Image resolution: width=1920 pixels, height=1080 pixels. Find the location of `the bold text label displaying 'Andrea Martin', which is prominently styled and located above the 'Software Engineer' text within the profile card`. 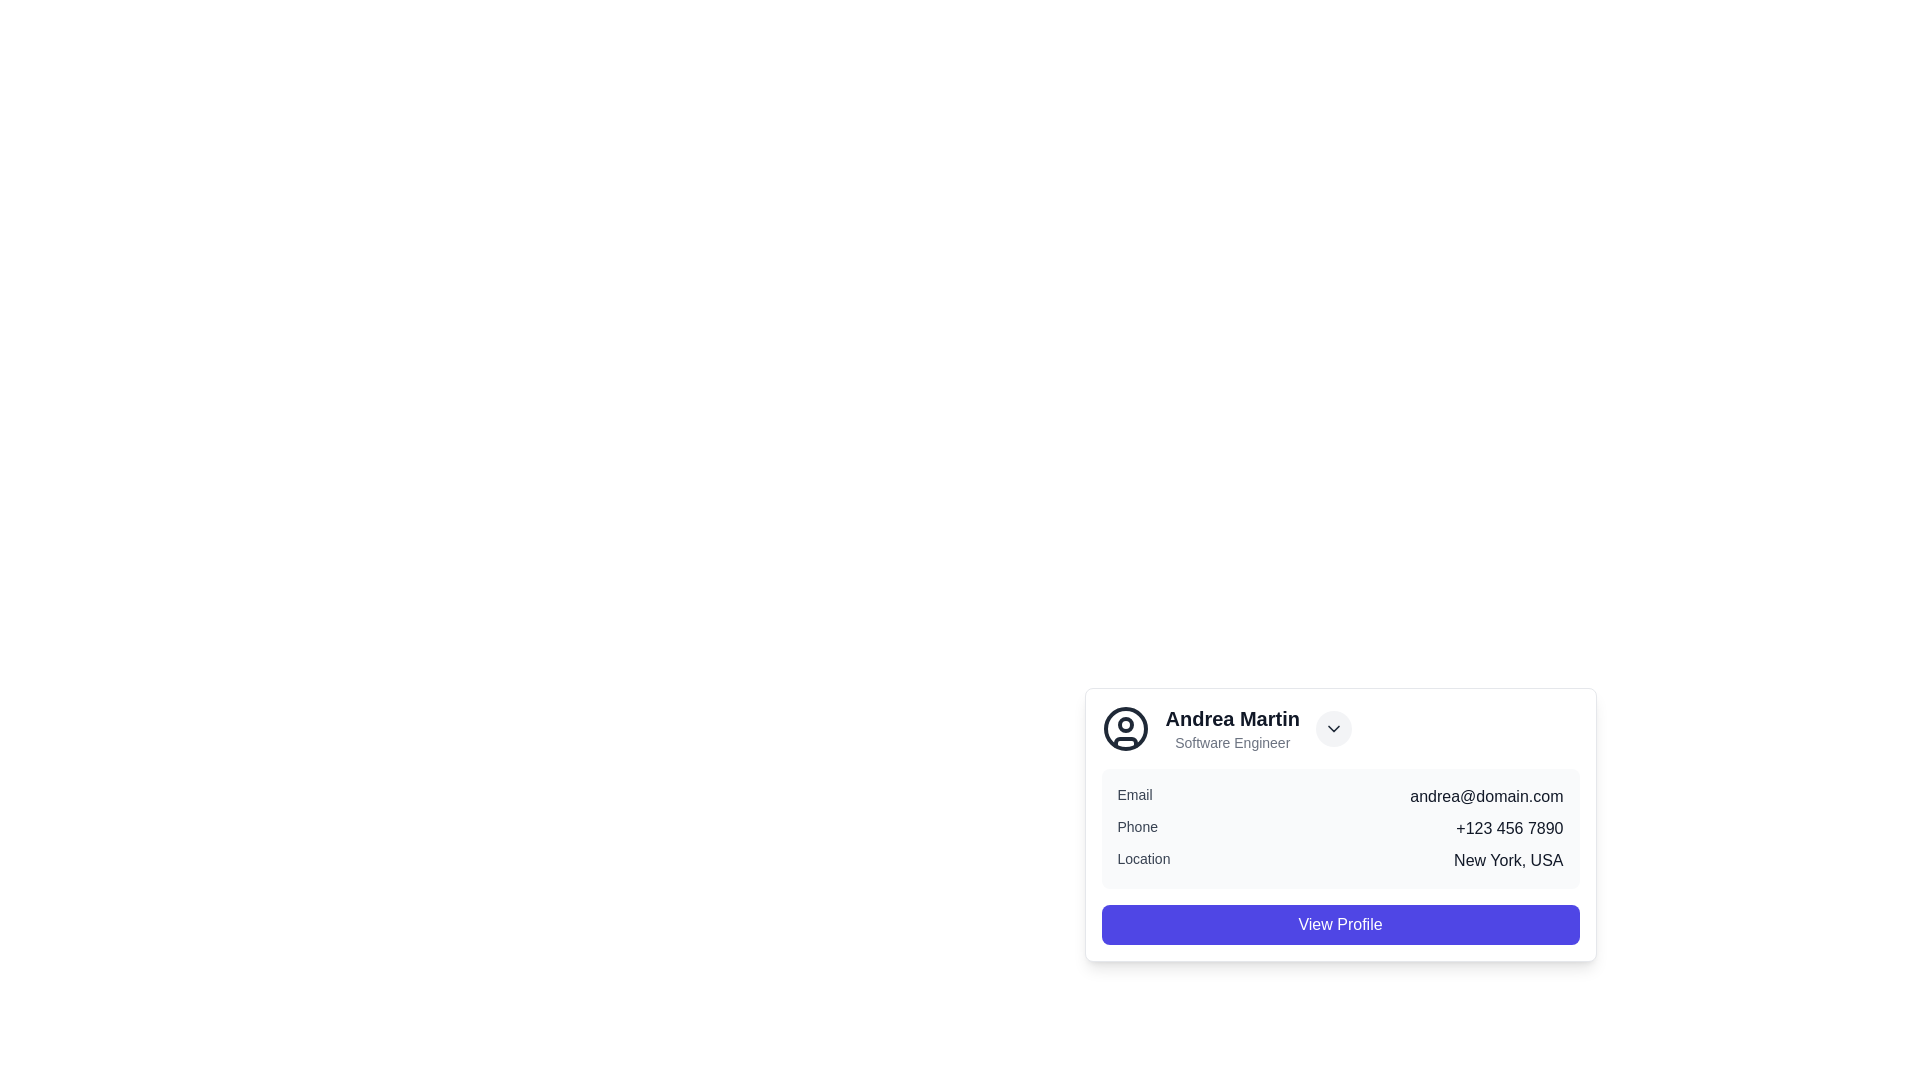

the bold text label displaying 'Andrea Martin', which is prominently styled and located above the 'Software Engineer' text within the profile card is located at coordinates (1231, 717).